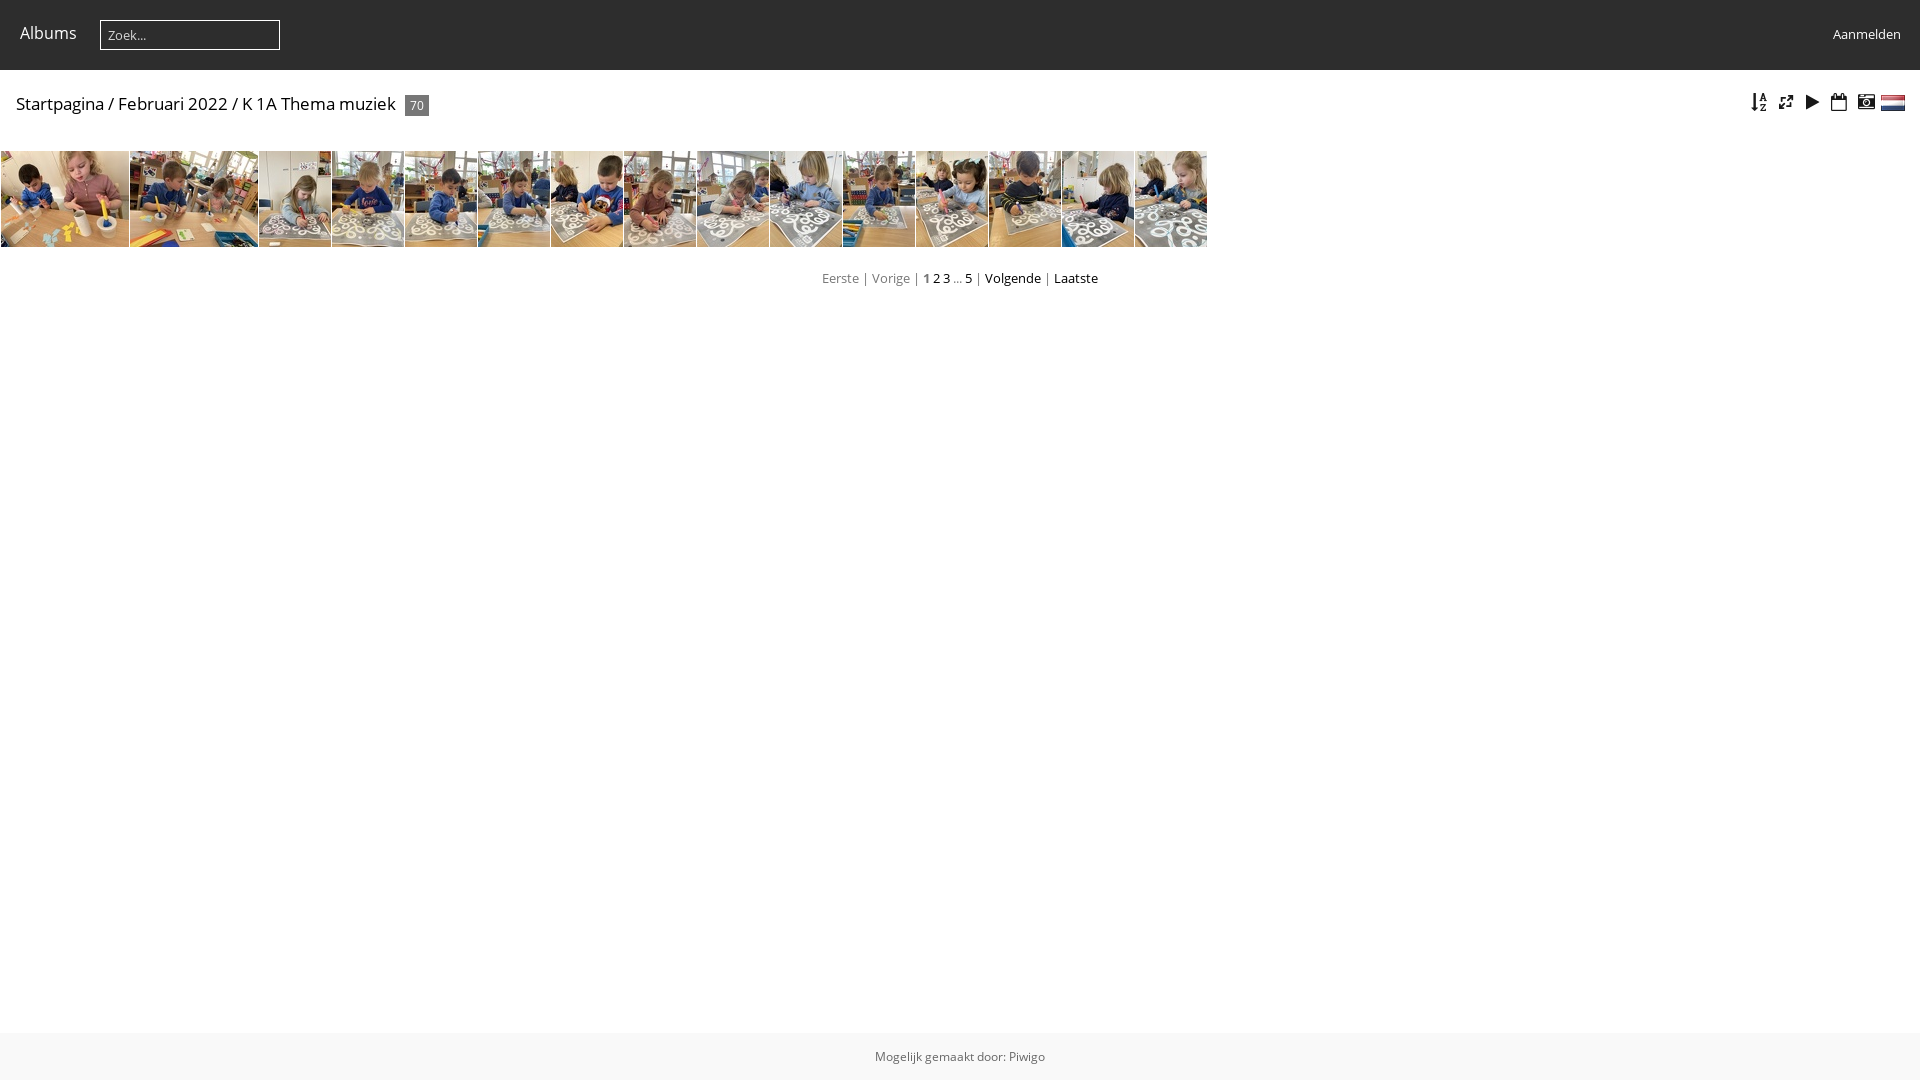  I want to click on 'Taal', so click(1893, 103).